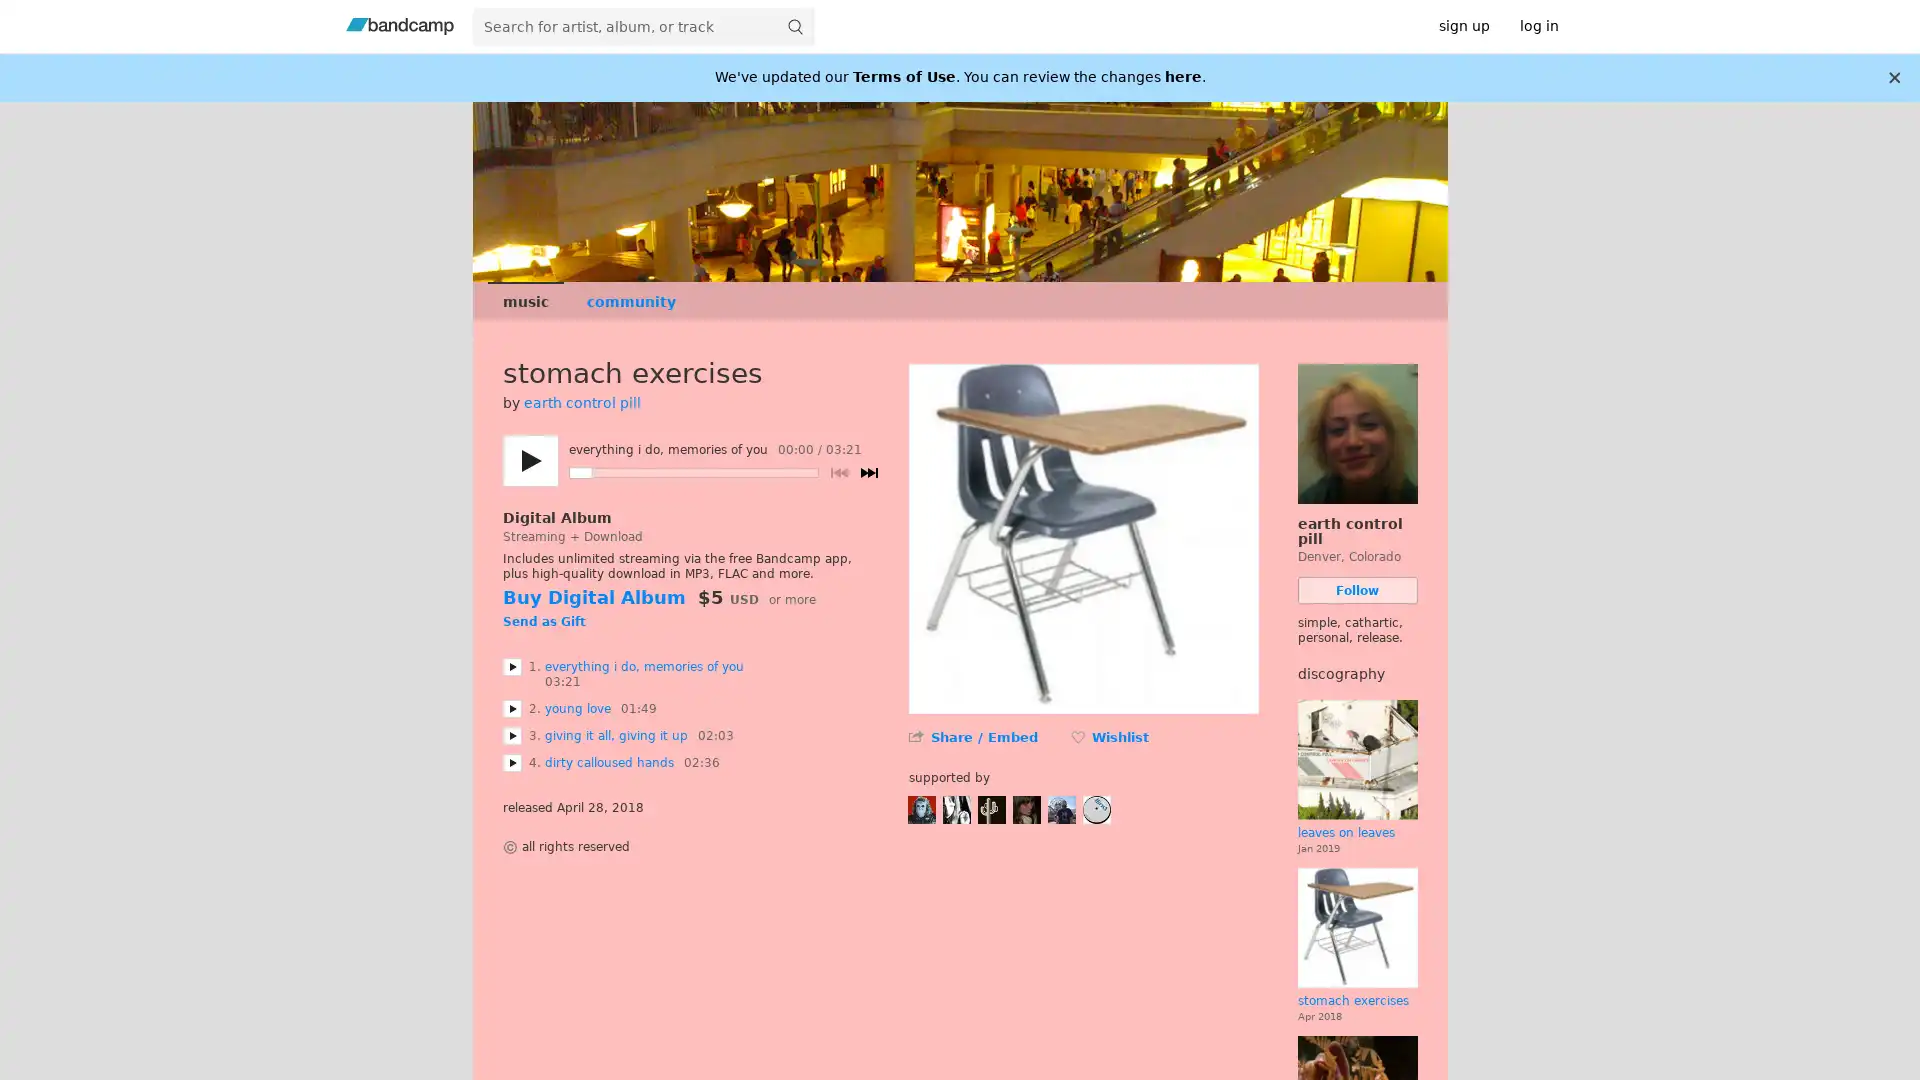  What do you see at coordinates (511, 667) in the screenshot?
I see `Play everything i do, memories of you` at bounding box center [511, 667].